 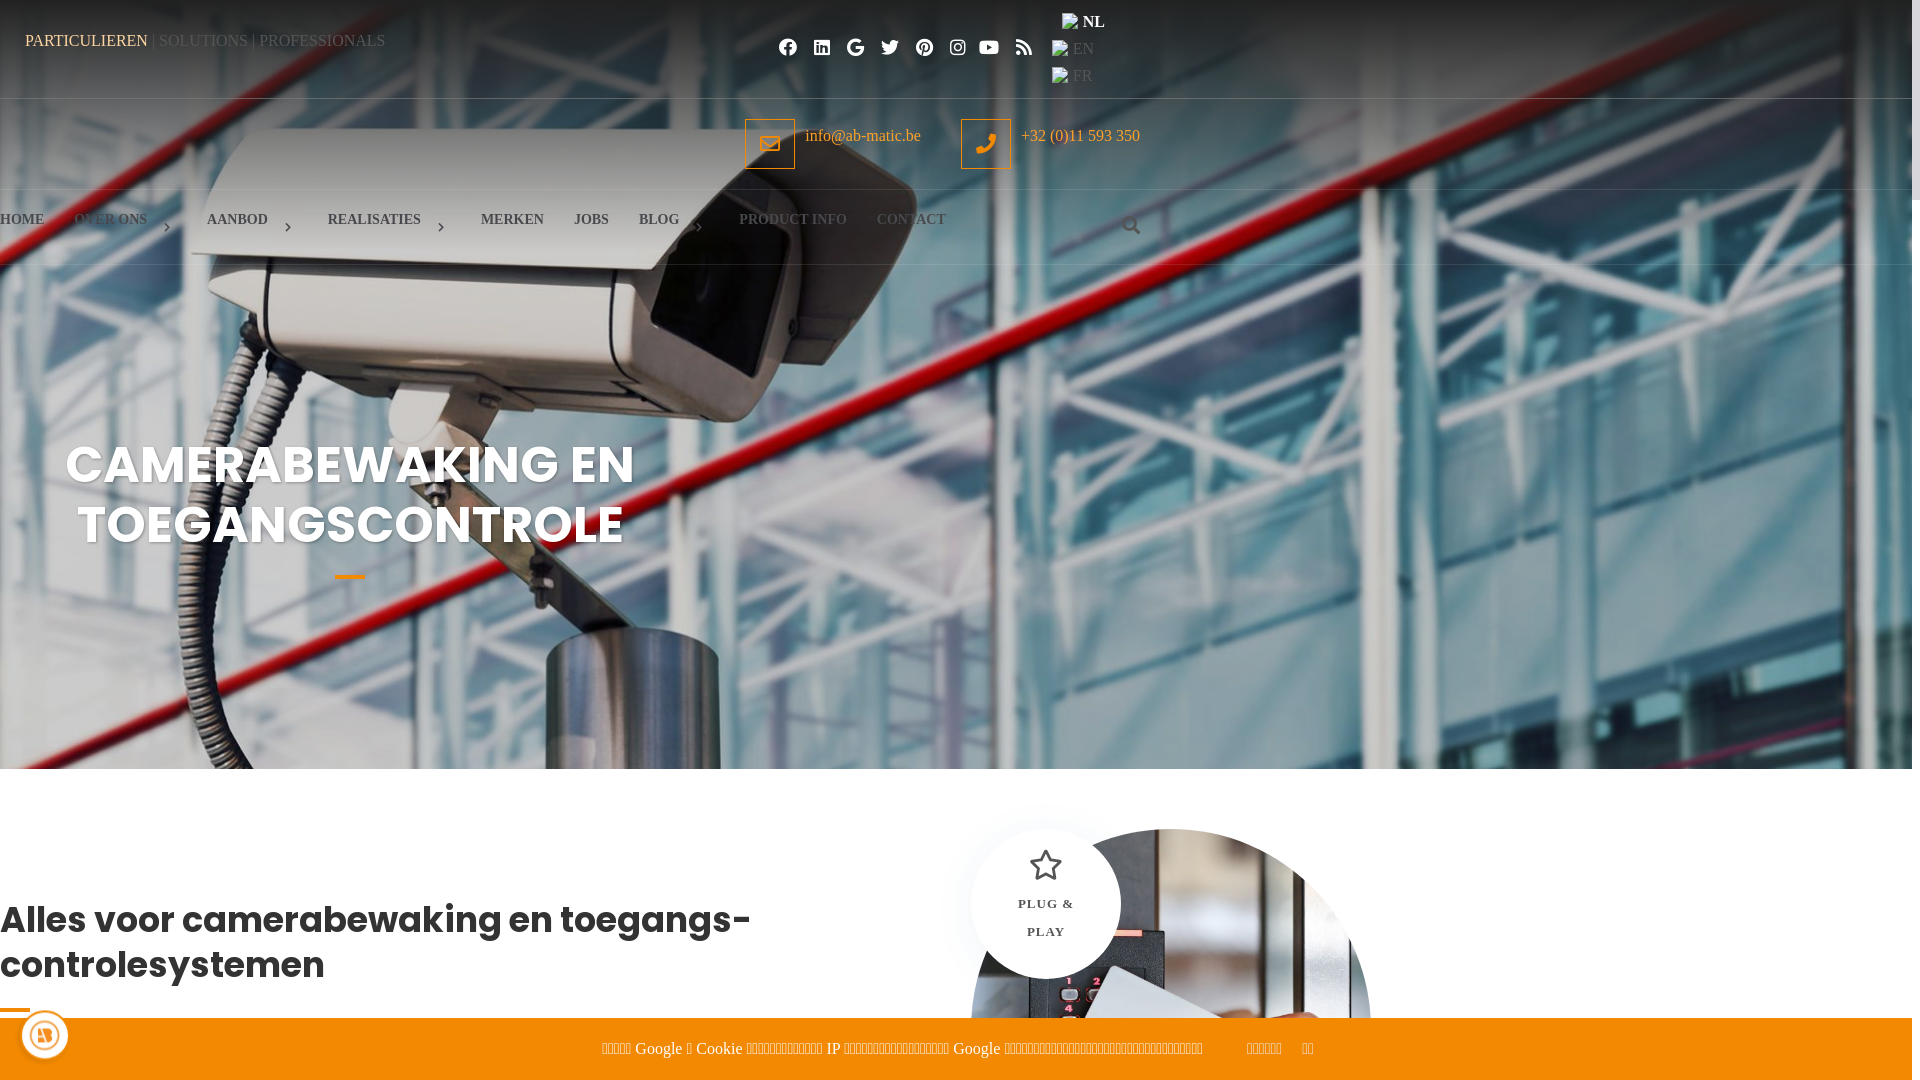 What do you see at coordinates (251, 226) in the screenshot?
I see `'AANBOD'` at bounding box center [251, 226].